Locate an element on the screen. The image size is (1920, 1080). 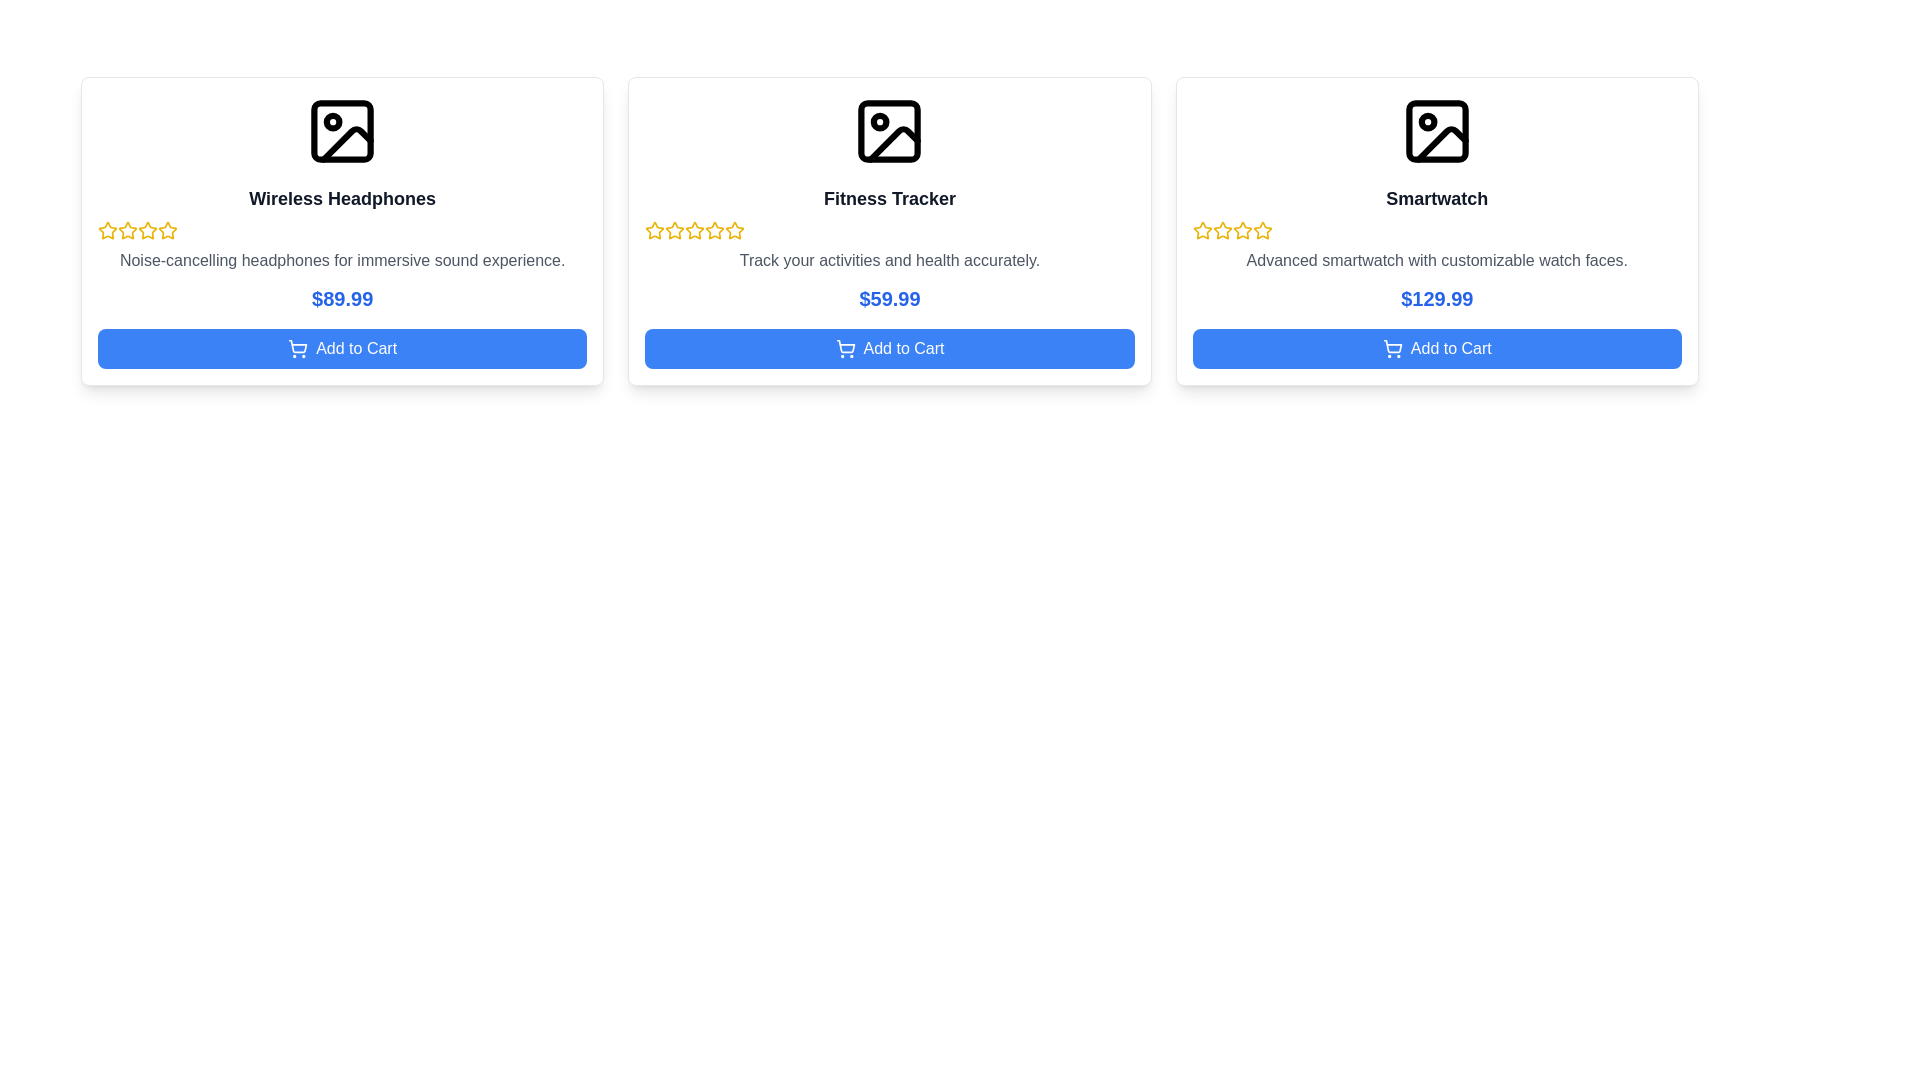
the third star in the horizontal row of five stars in the 'Smartwatch' product card is located at coordinates (1241, 229).